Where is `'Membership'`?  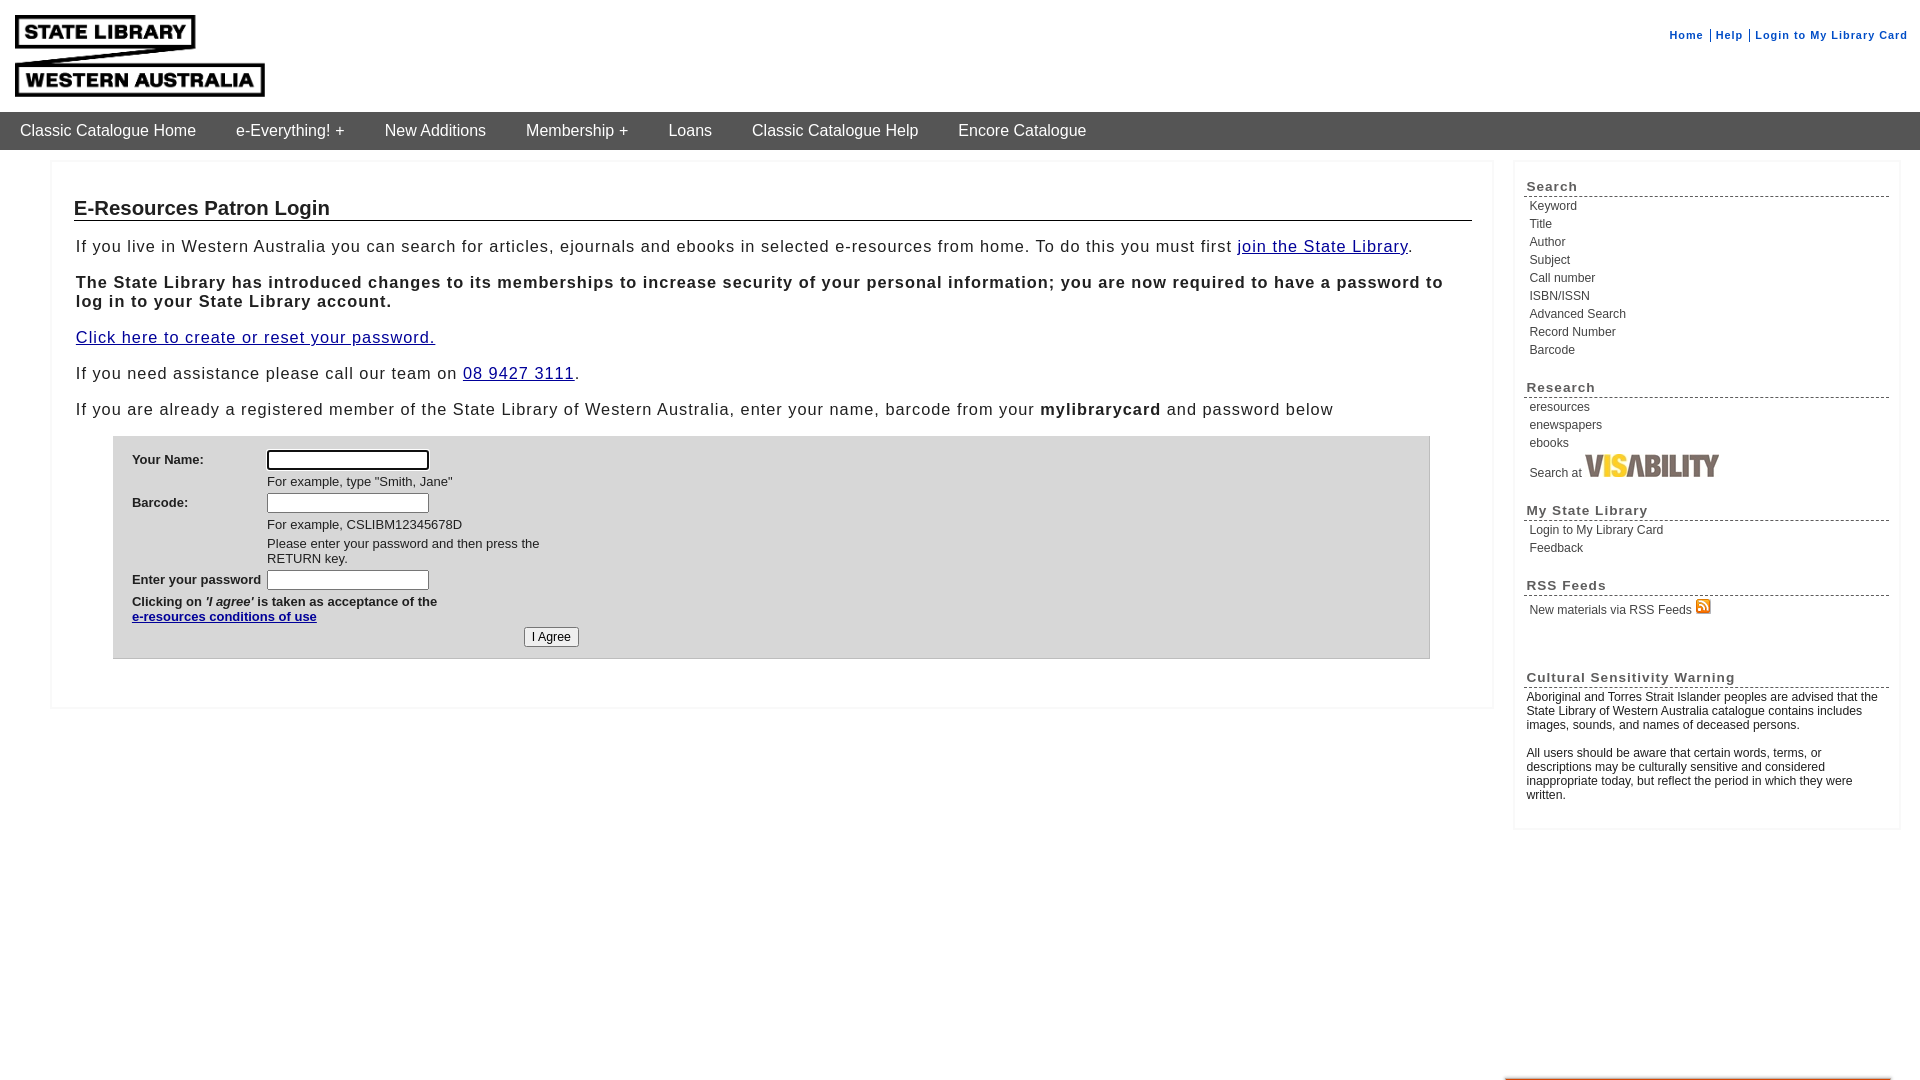 'Membership' is located at coordinates (575, 131).